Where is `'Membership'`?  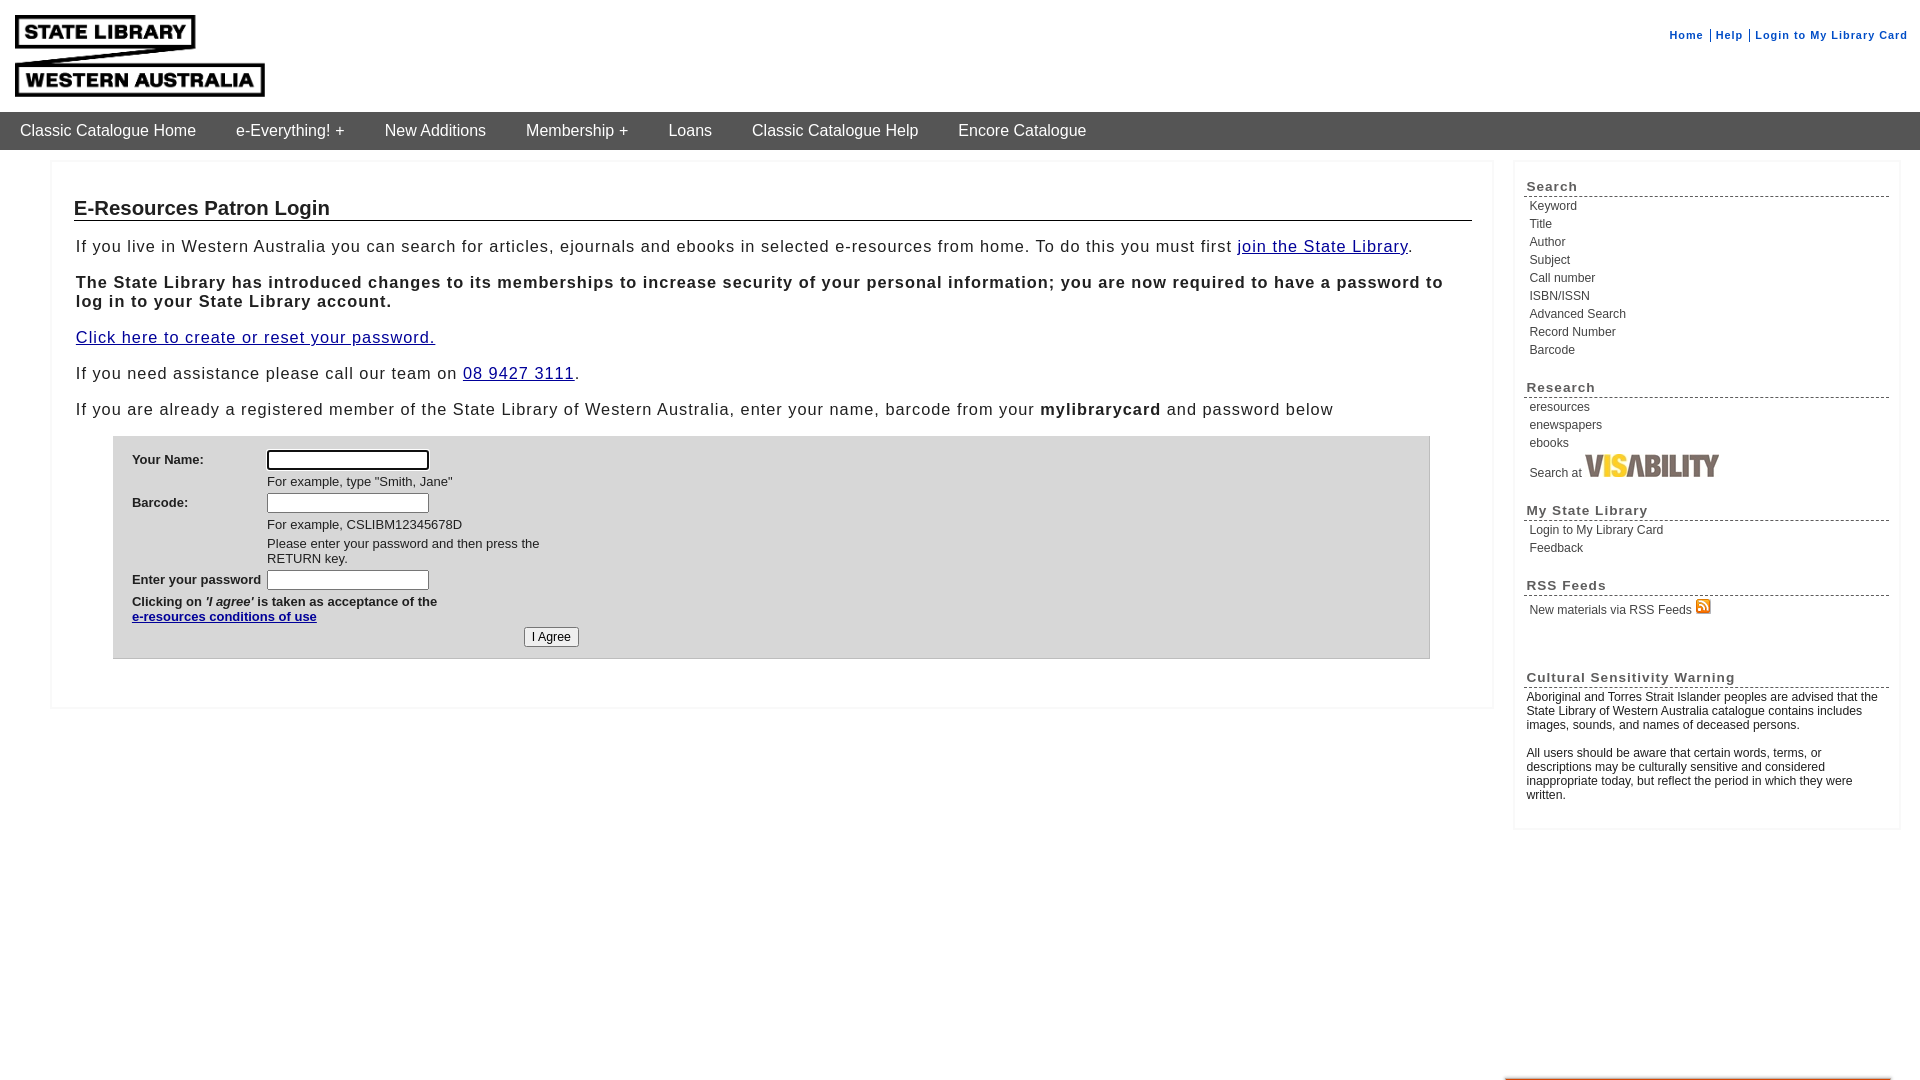 'Membership' is located at coordinates (575, 131).